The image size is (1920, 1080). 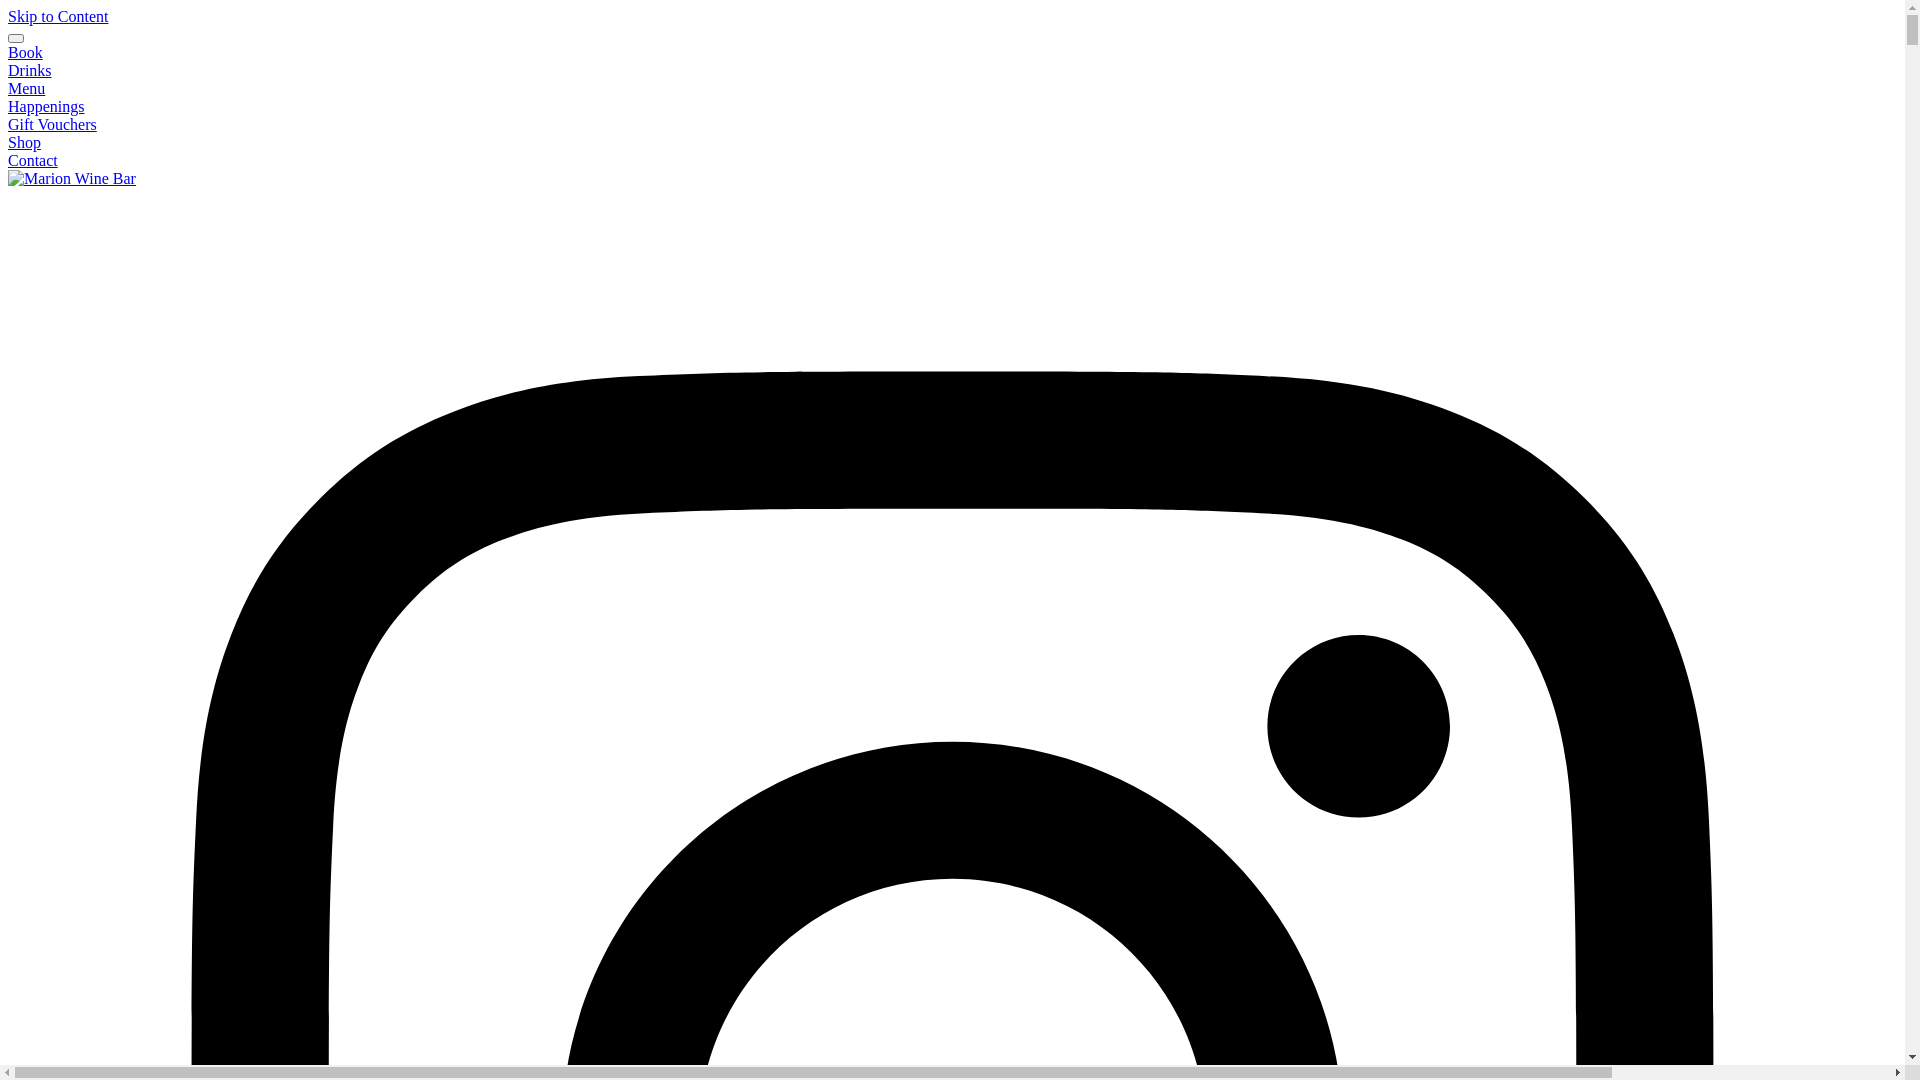 What do you see at coordinates (8, 159) in the screenshot?
I see `'Contact'` at bounding box center [8, 159].